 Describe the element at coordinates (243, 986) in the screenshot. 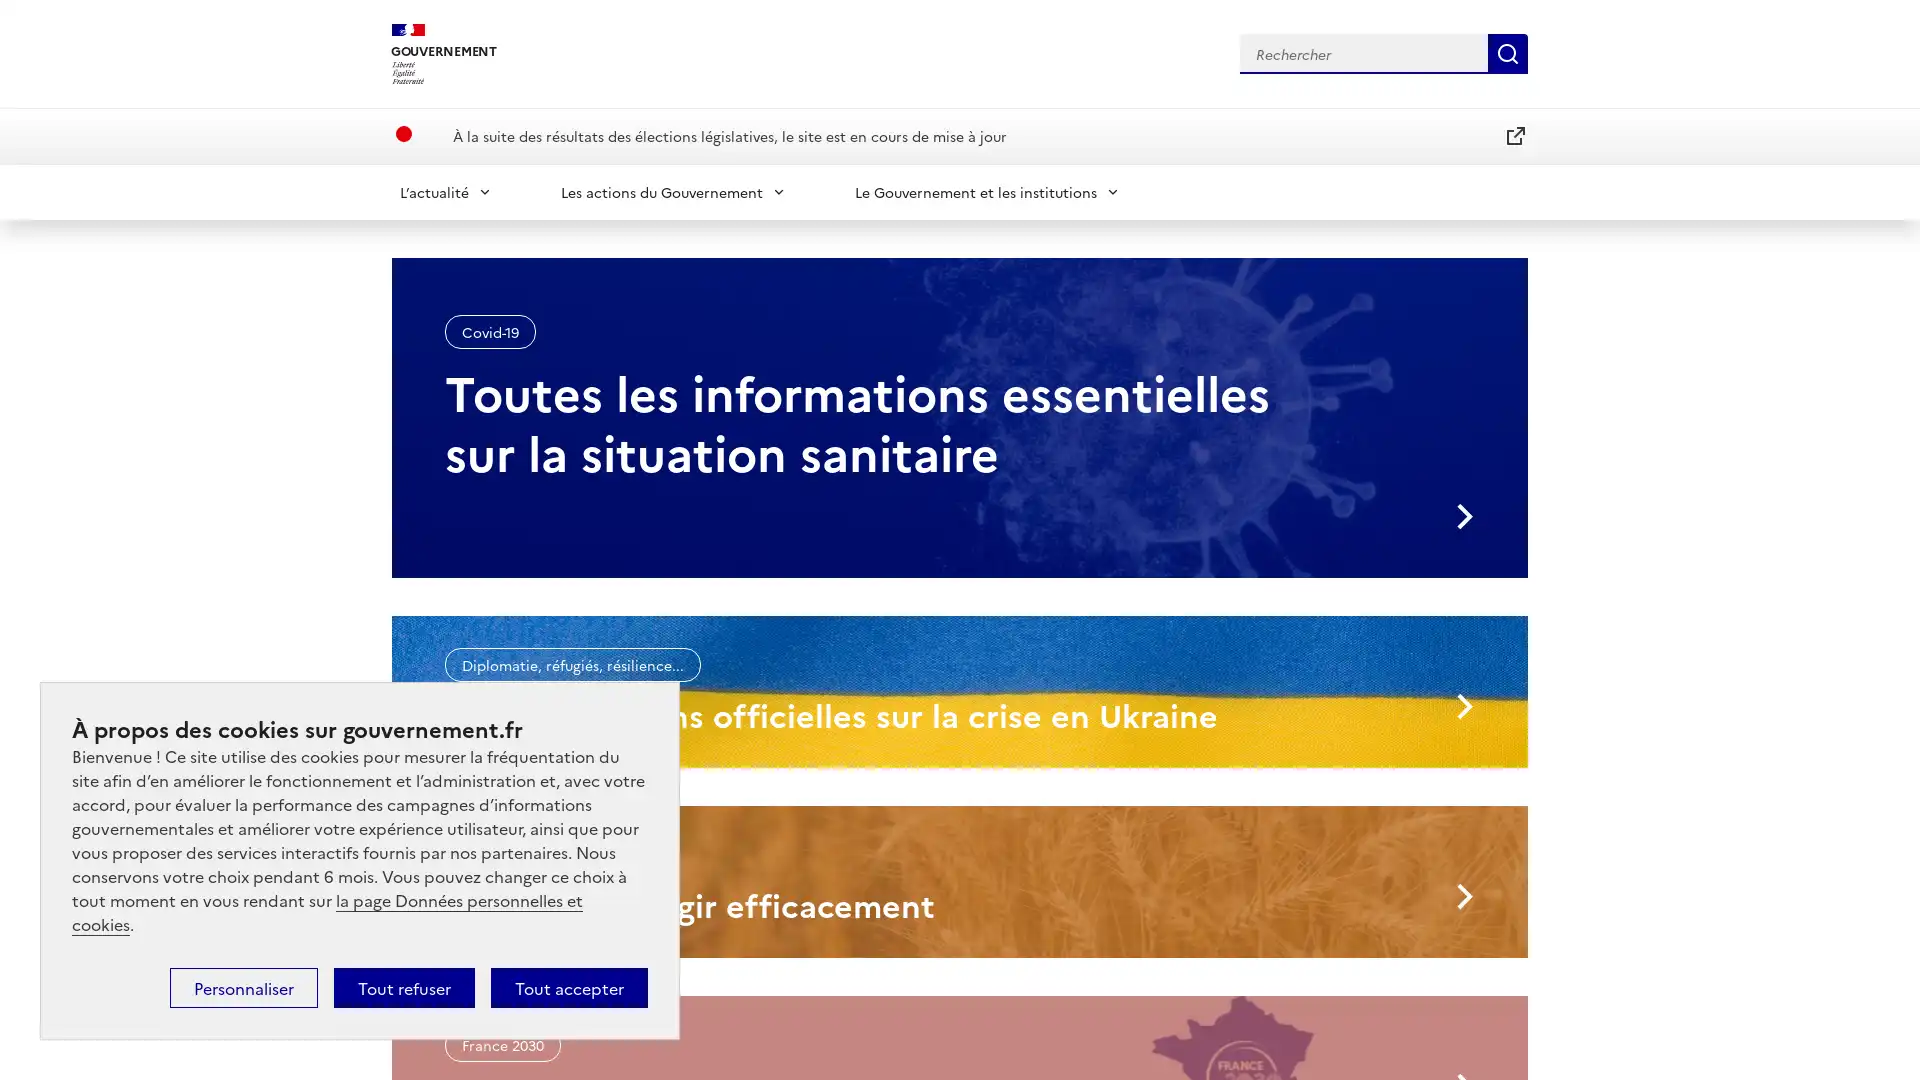

I see `Personnaliser` at that location.